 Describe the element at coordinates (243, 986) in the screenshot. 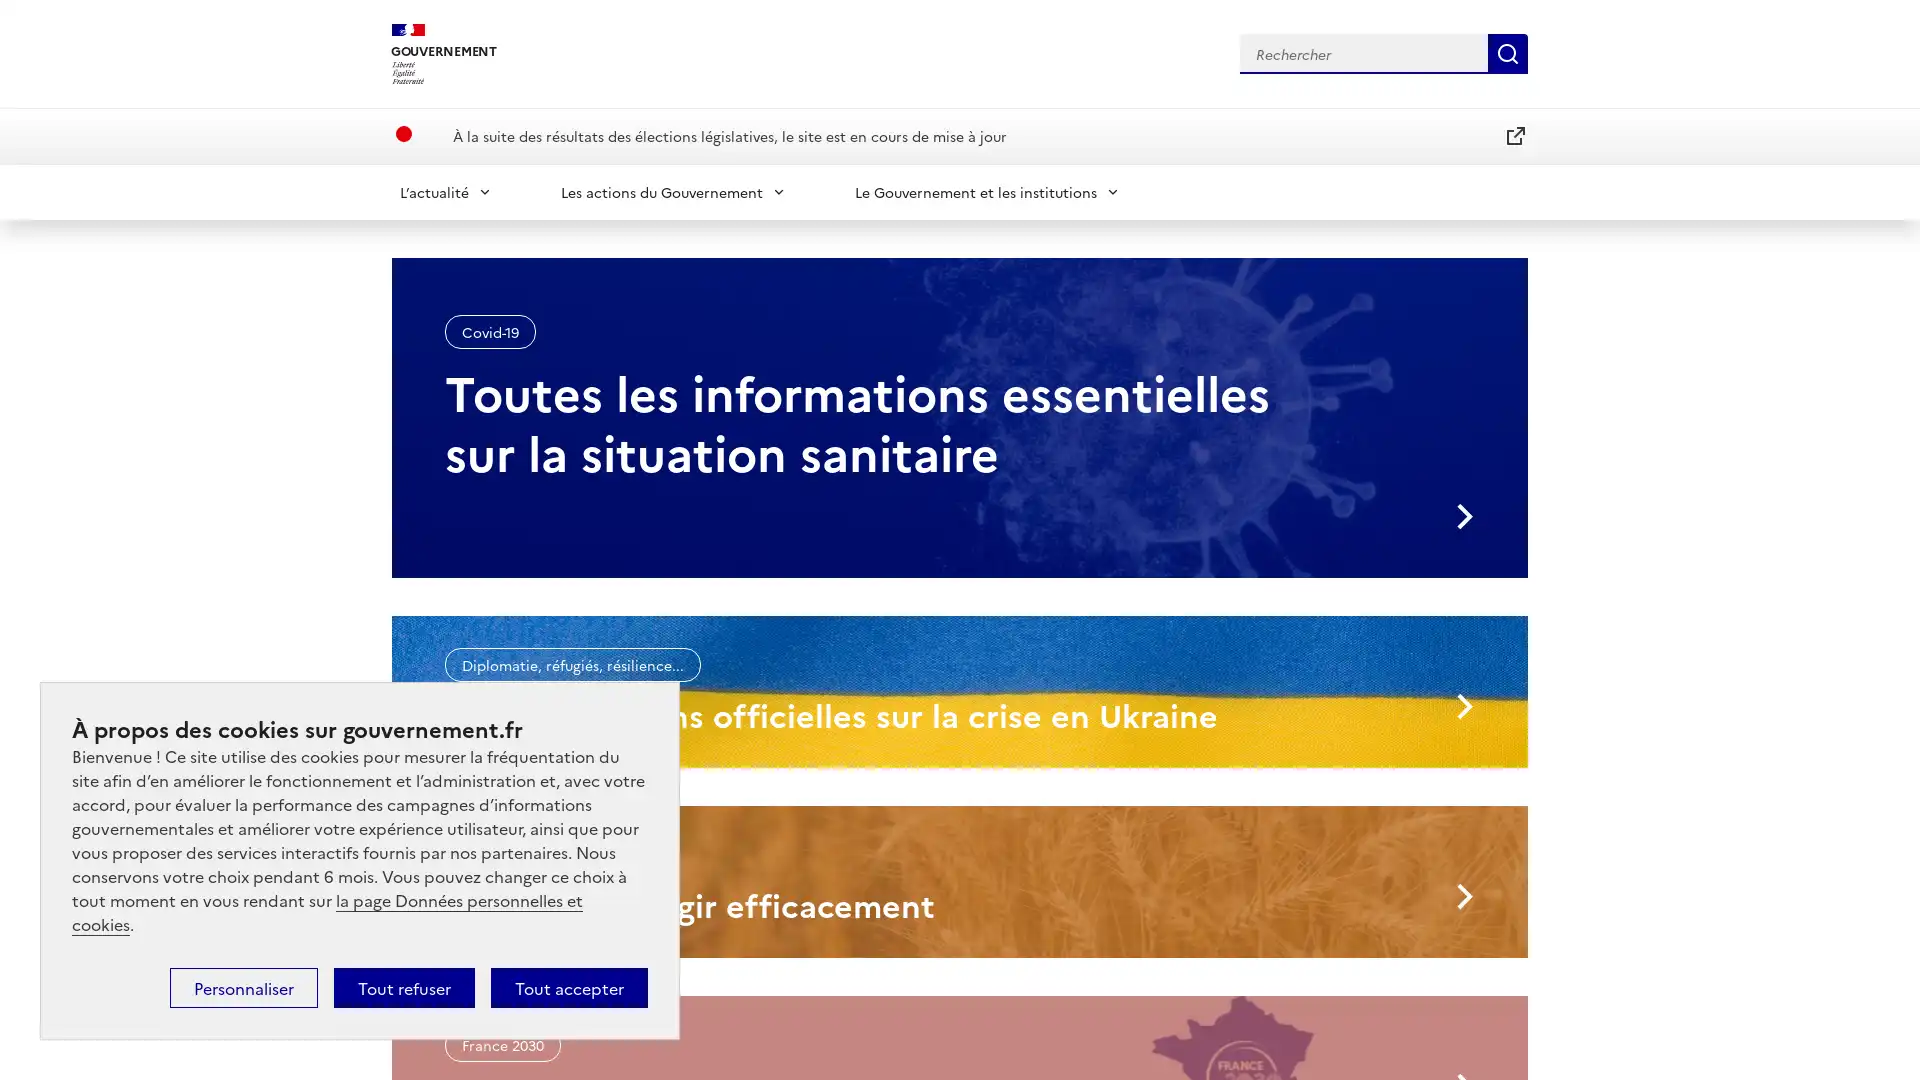

I see `Personnaliser` at that location.